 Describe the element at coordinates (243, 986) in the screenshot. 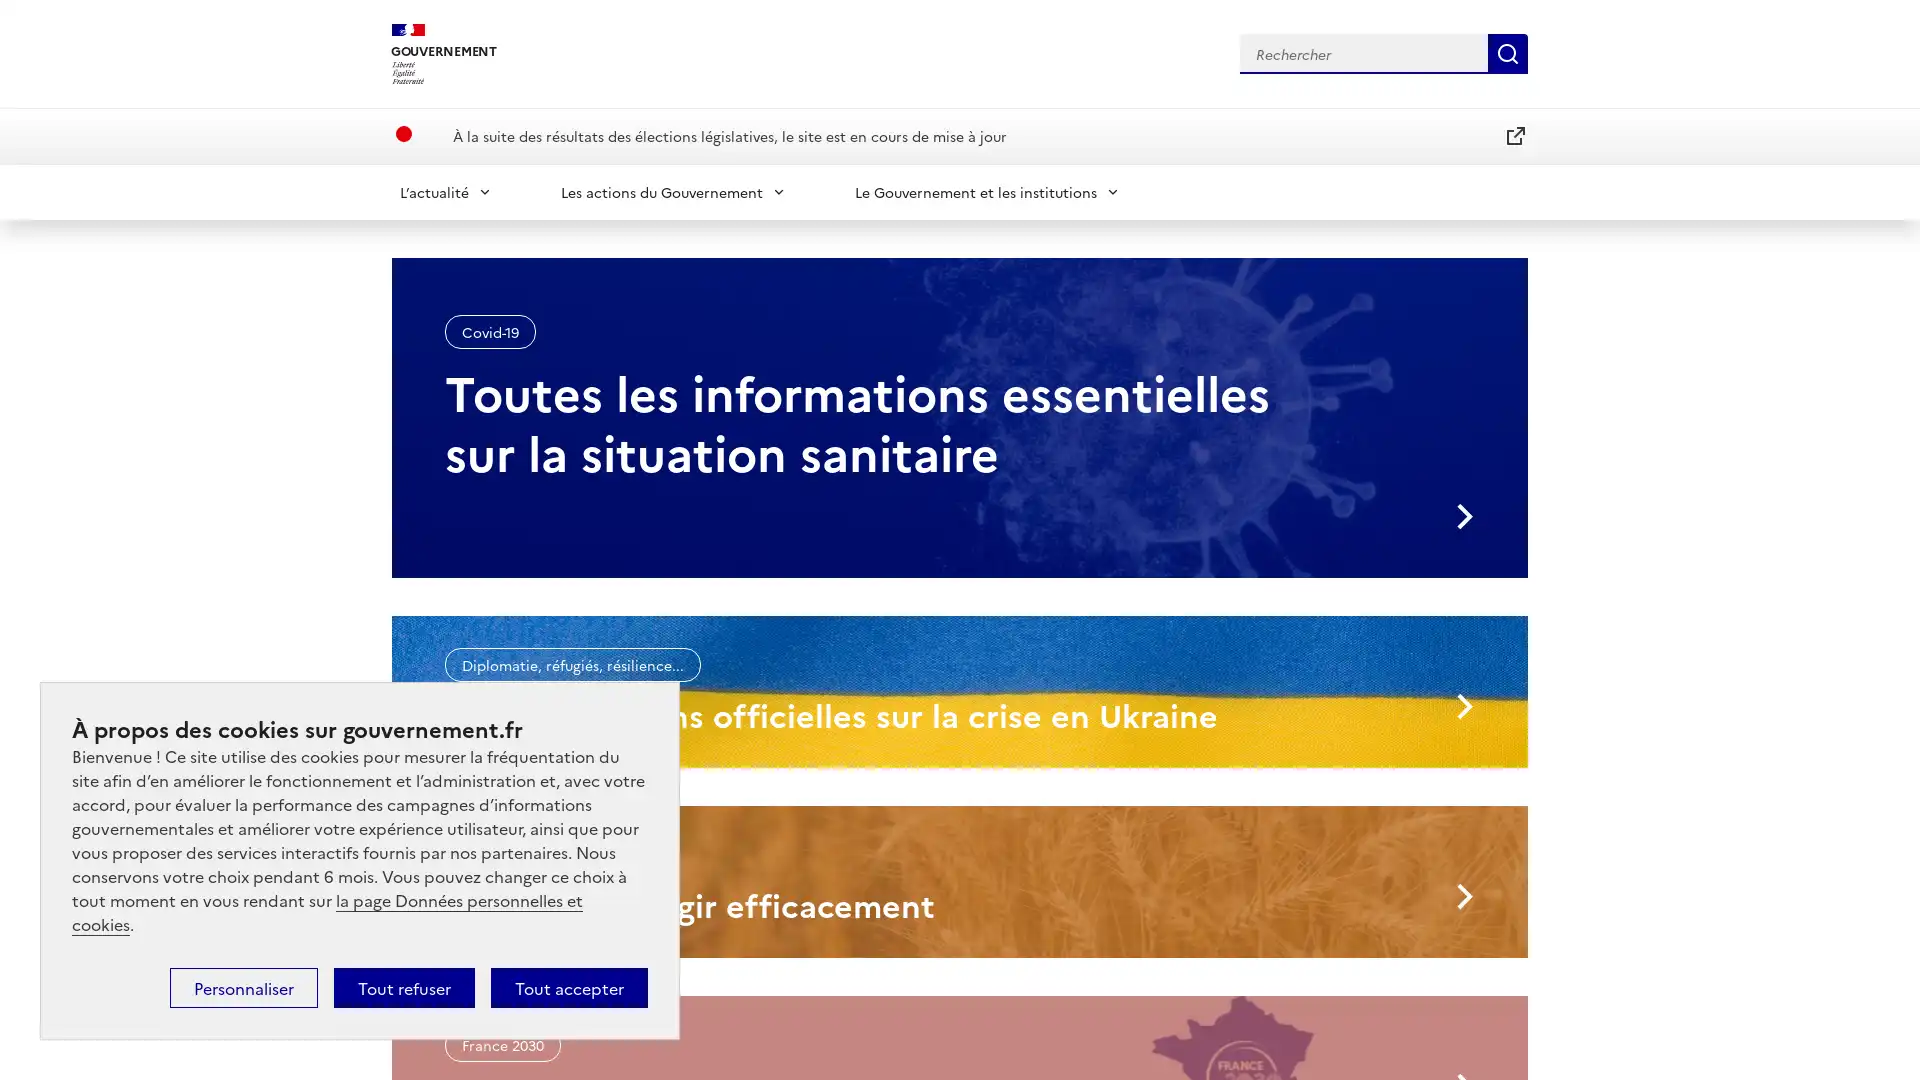

I see `Personnaliser` at that location.